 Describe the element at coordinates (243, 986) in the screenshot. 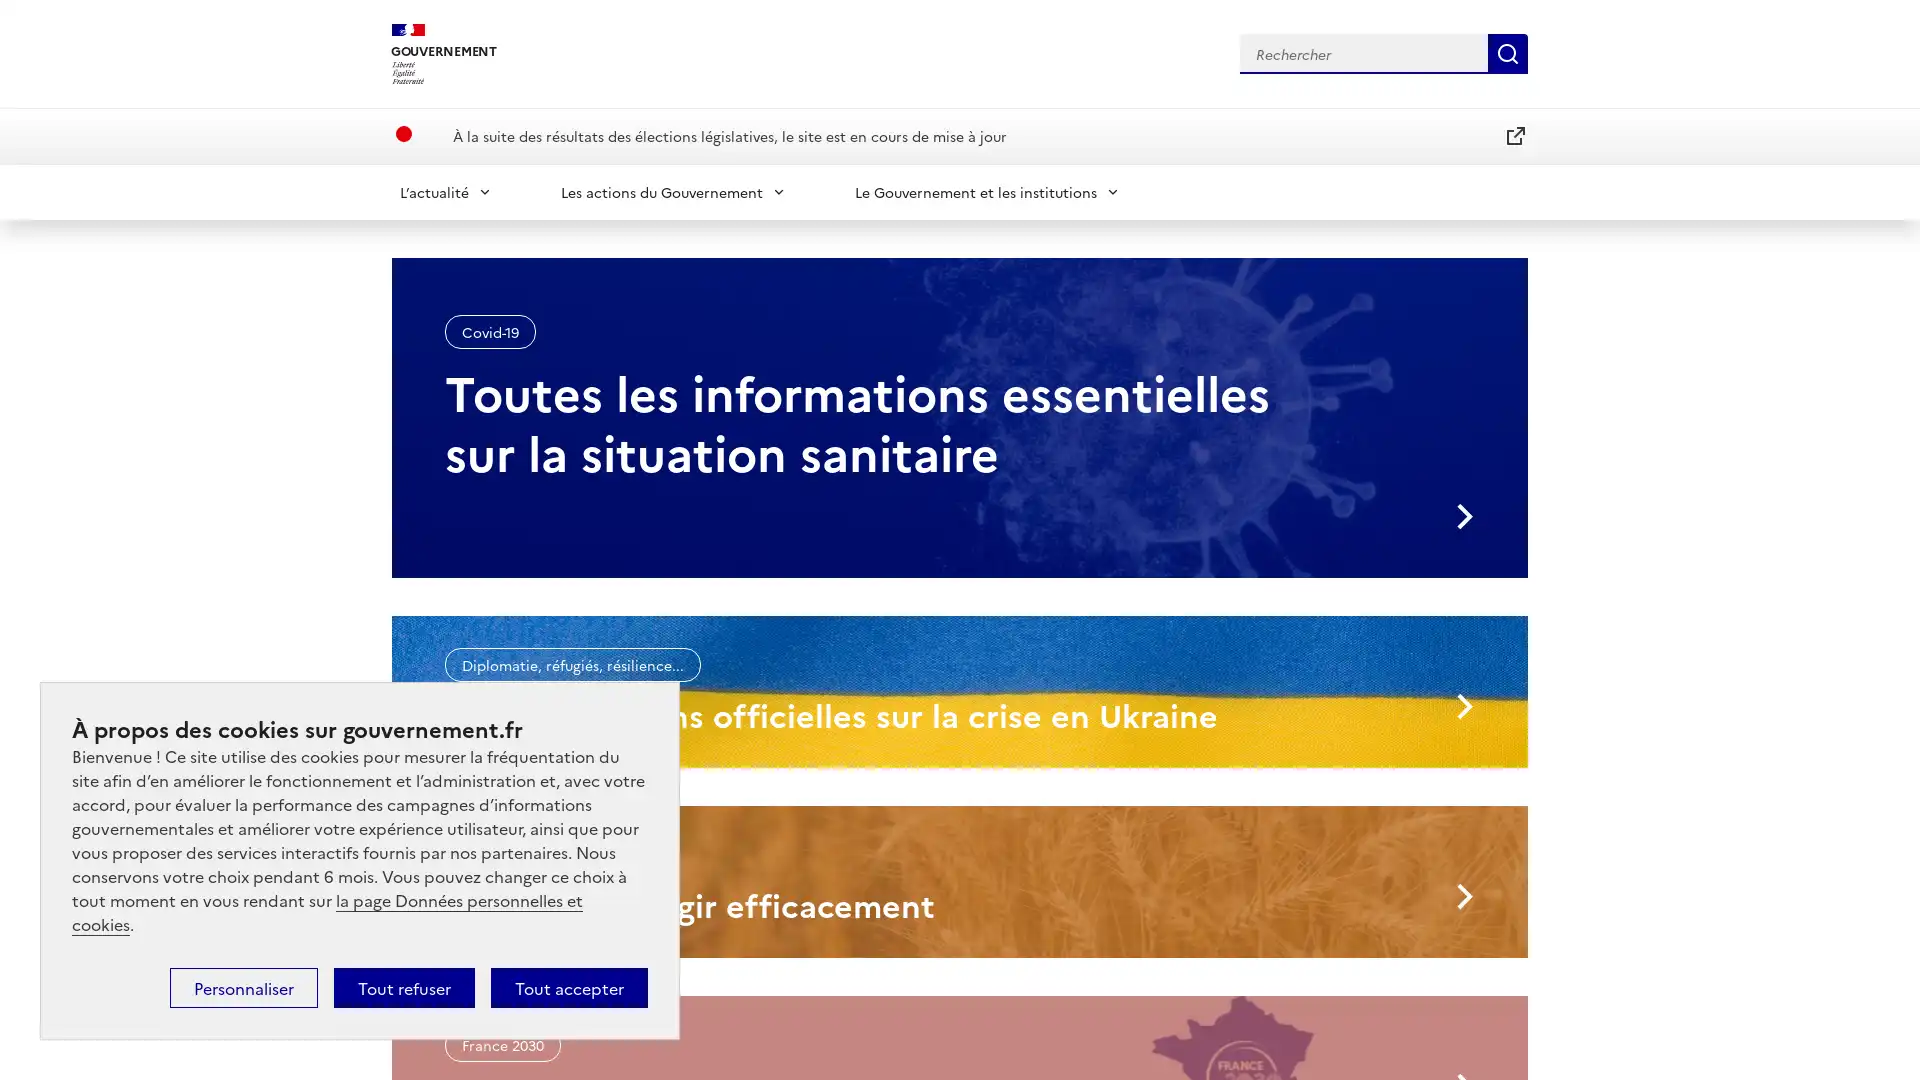

I see `Personnaliser` at that location.